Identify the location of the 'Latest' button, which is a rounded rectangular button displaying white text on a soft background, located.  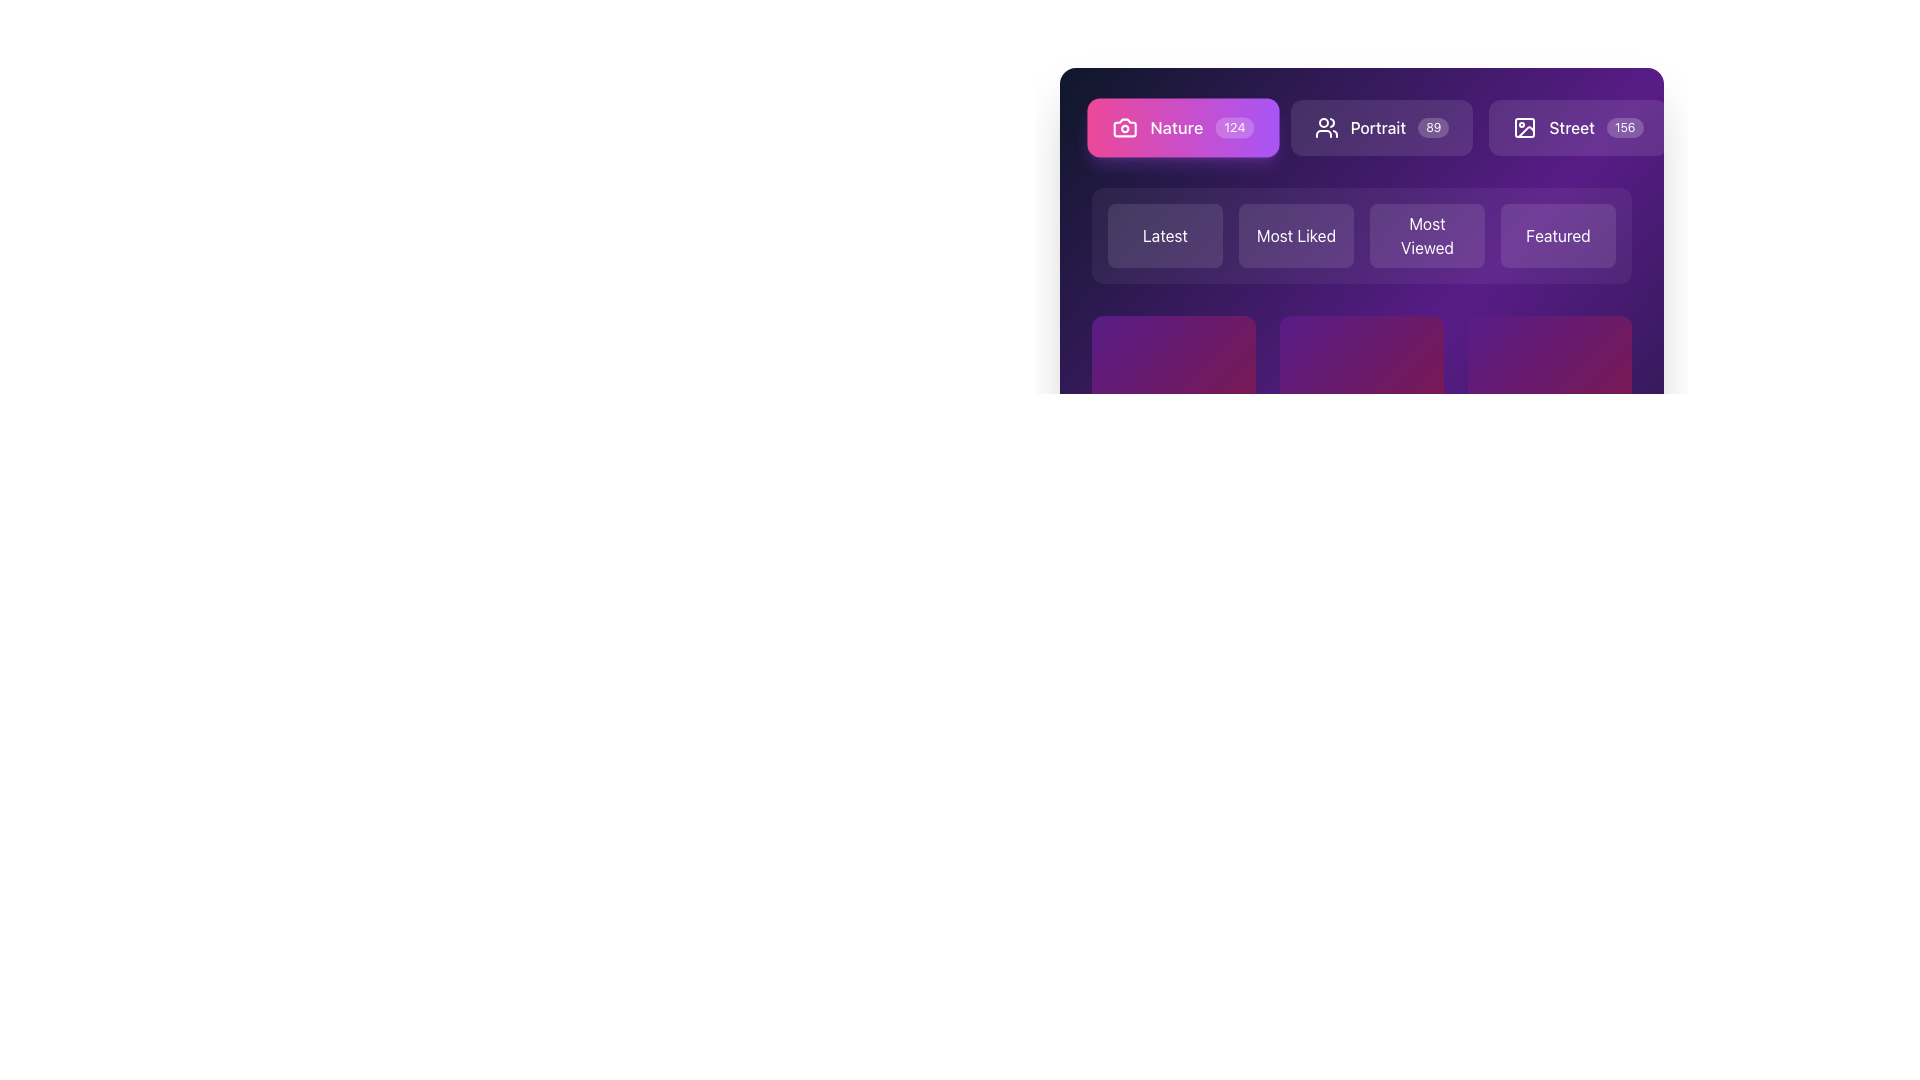
(1165, 234).